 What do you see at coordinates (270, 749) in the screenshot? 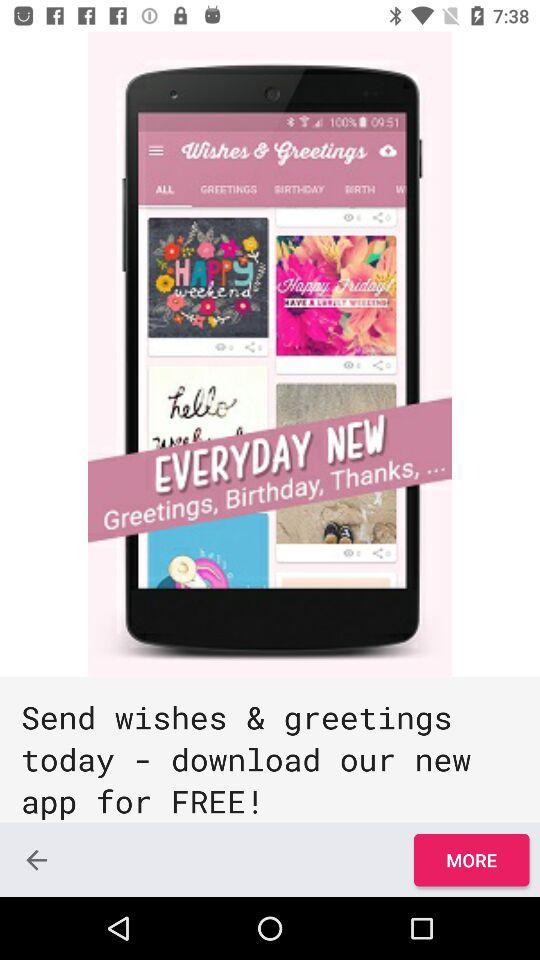
I see `send wishes greetings item` at bounding box center [270, 749].